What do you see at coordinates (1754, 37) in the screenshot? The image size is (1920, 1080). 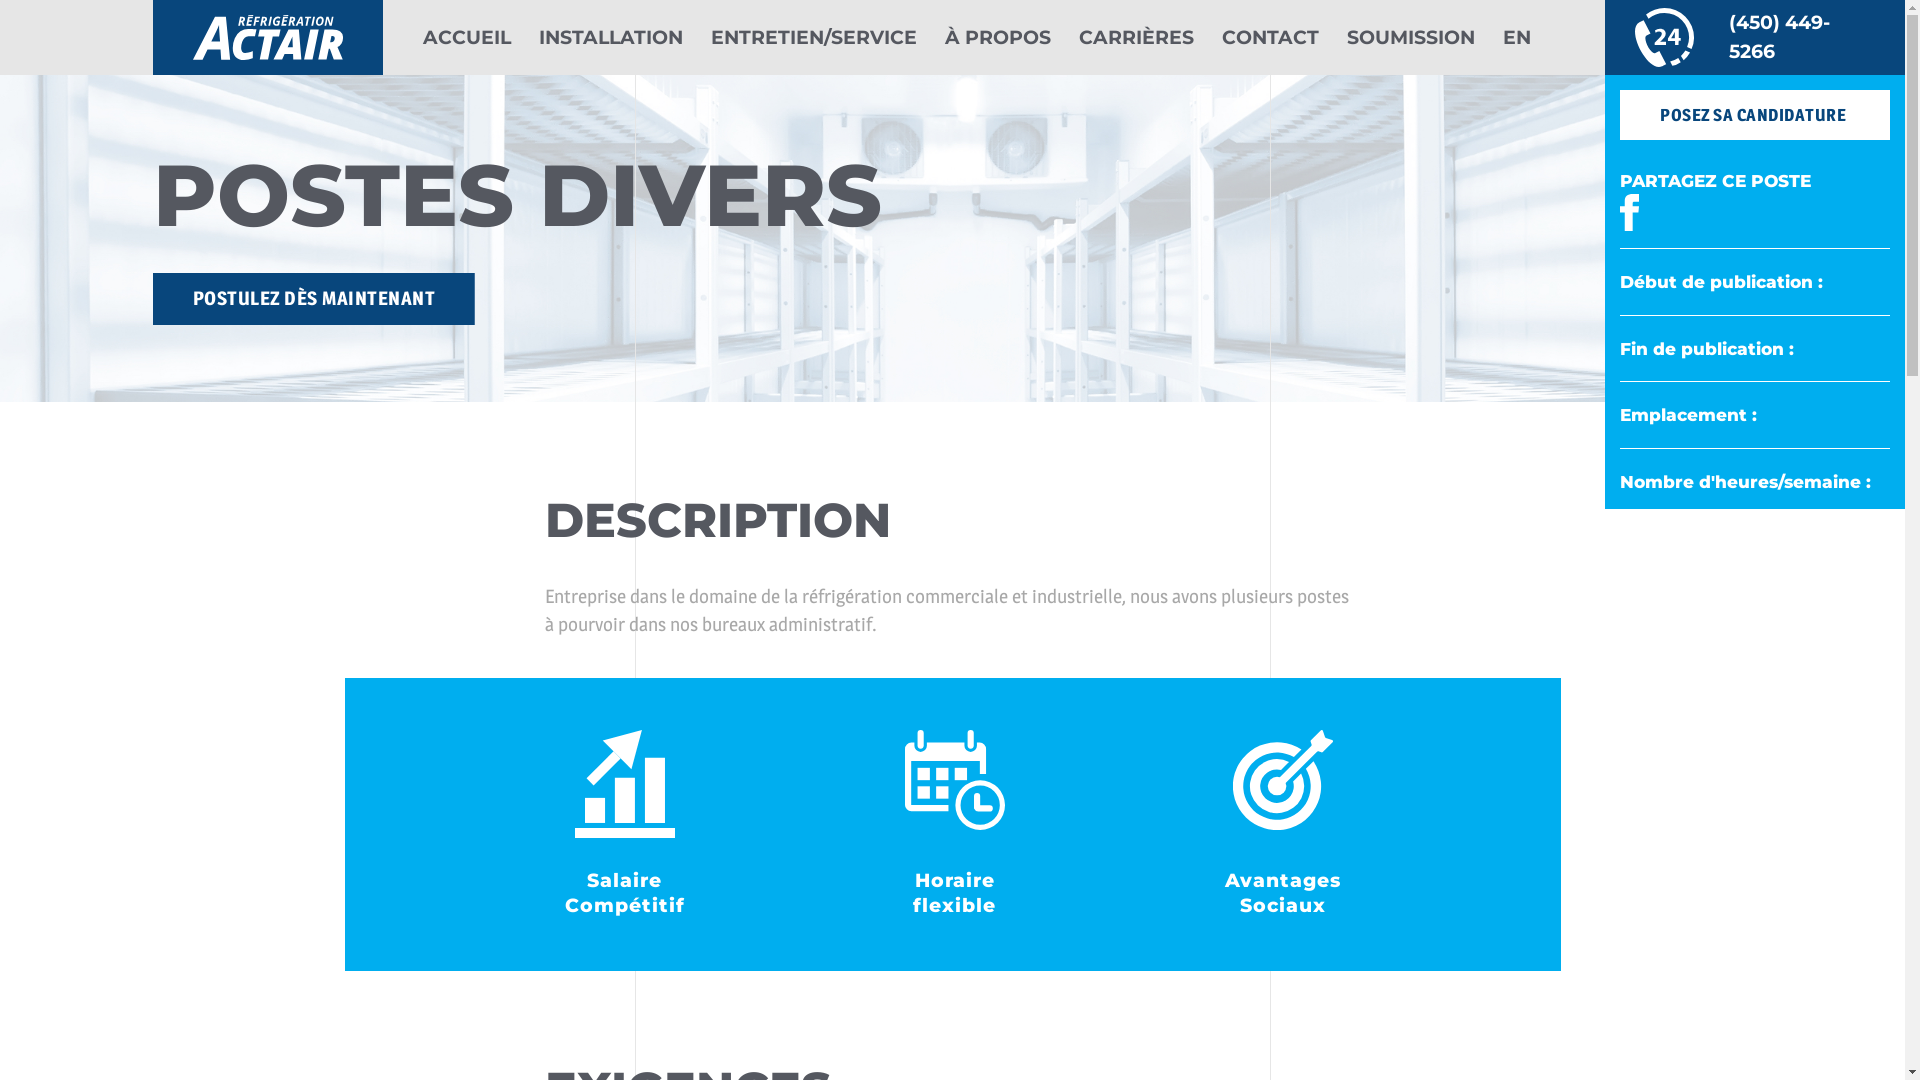 I see `'(450) 449-5266'` at bounding box center [1754, 37].